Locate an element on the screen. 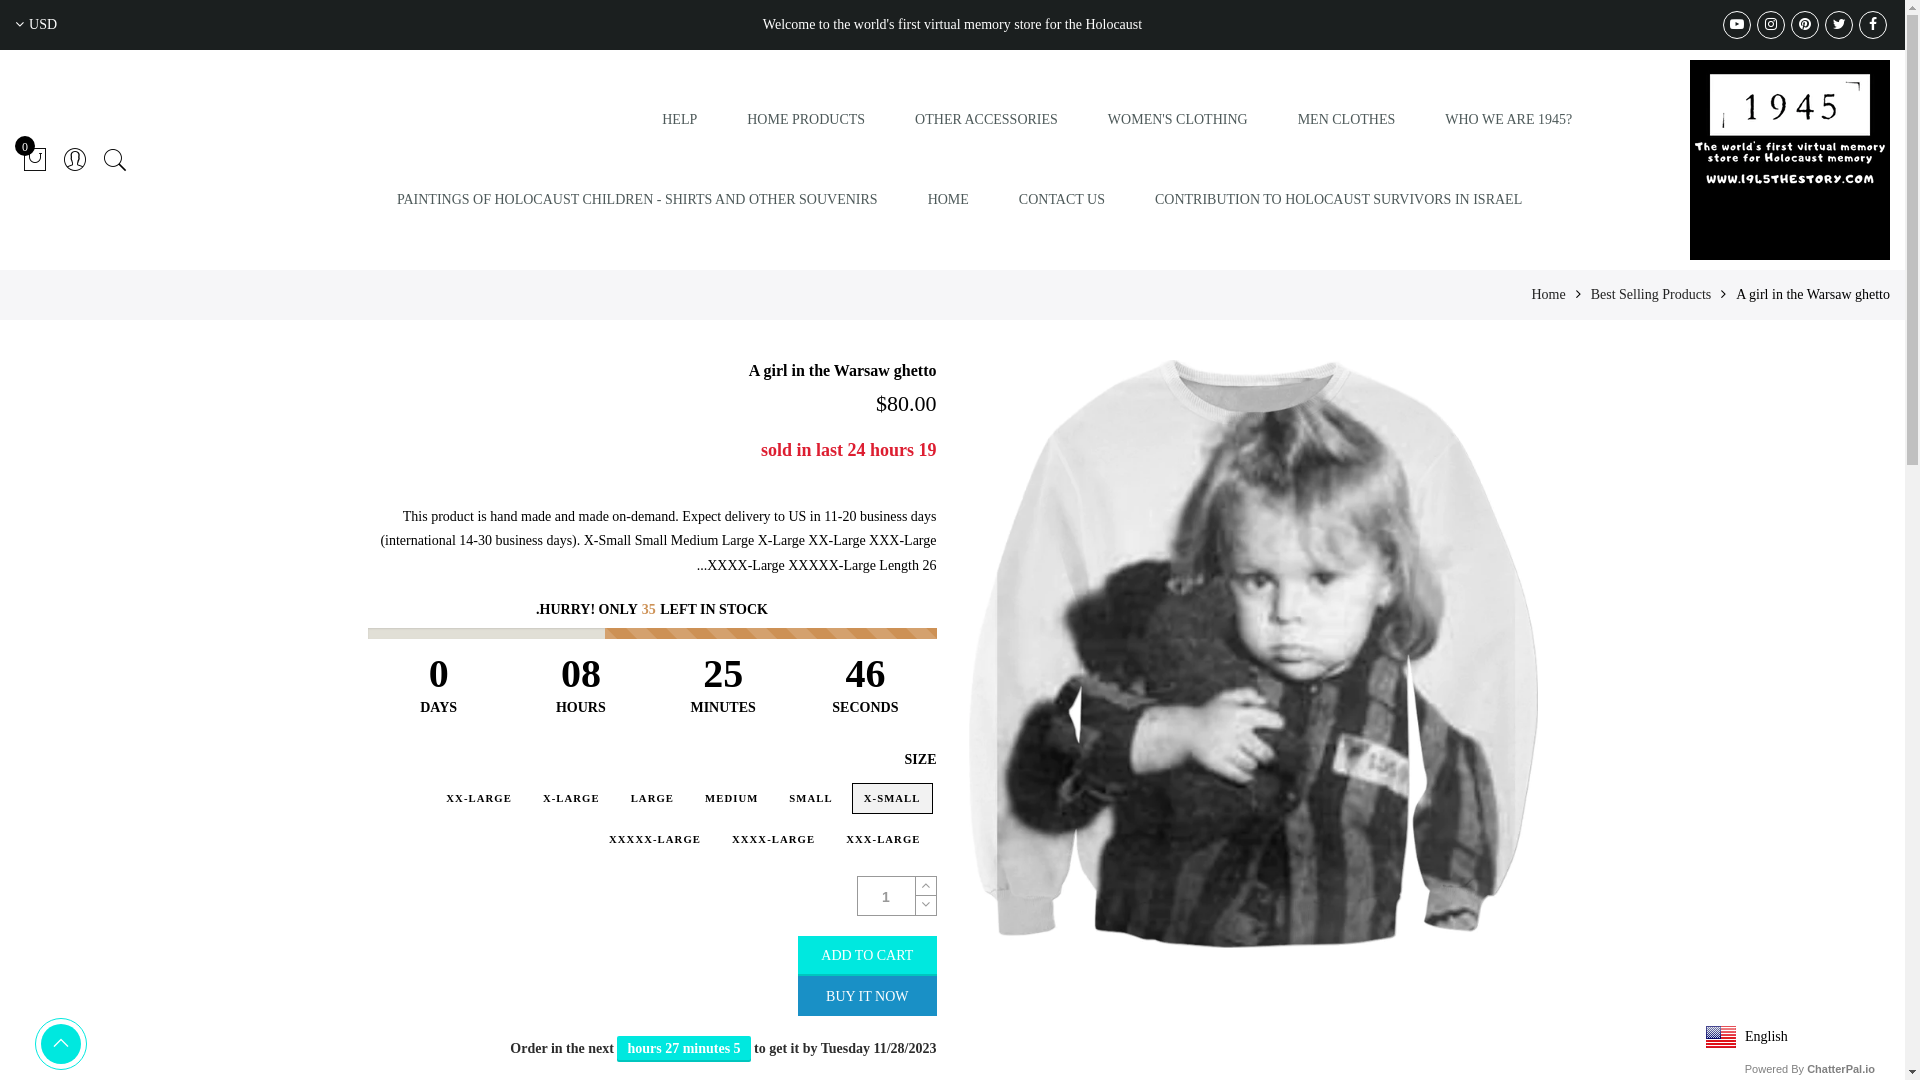  'Qty' is located at coordinates (886, 895).